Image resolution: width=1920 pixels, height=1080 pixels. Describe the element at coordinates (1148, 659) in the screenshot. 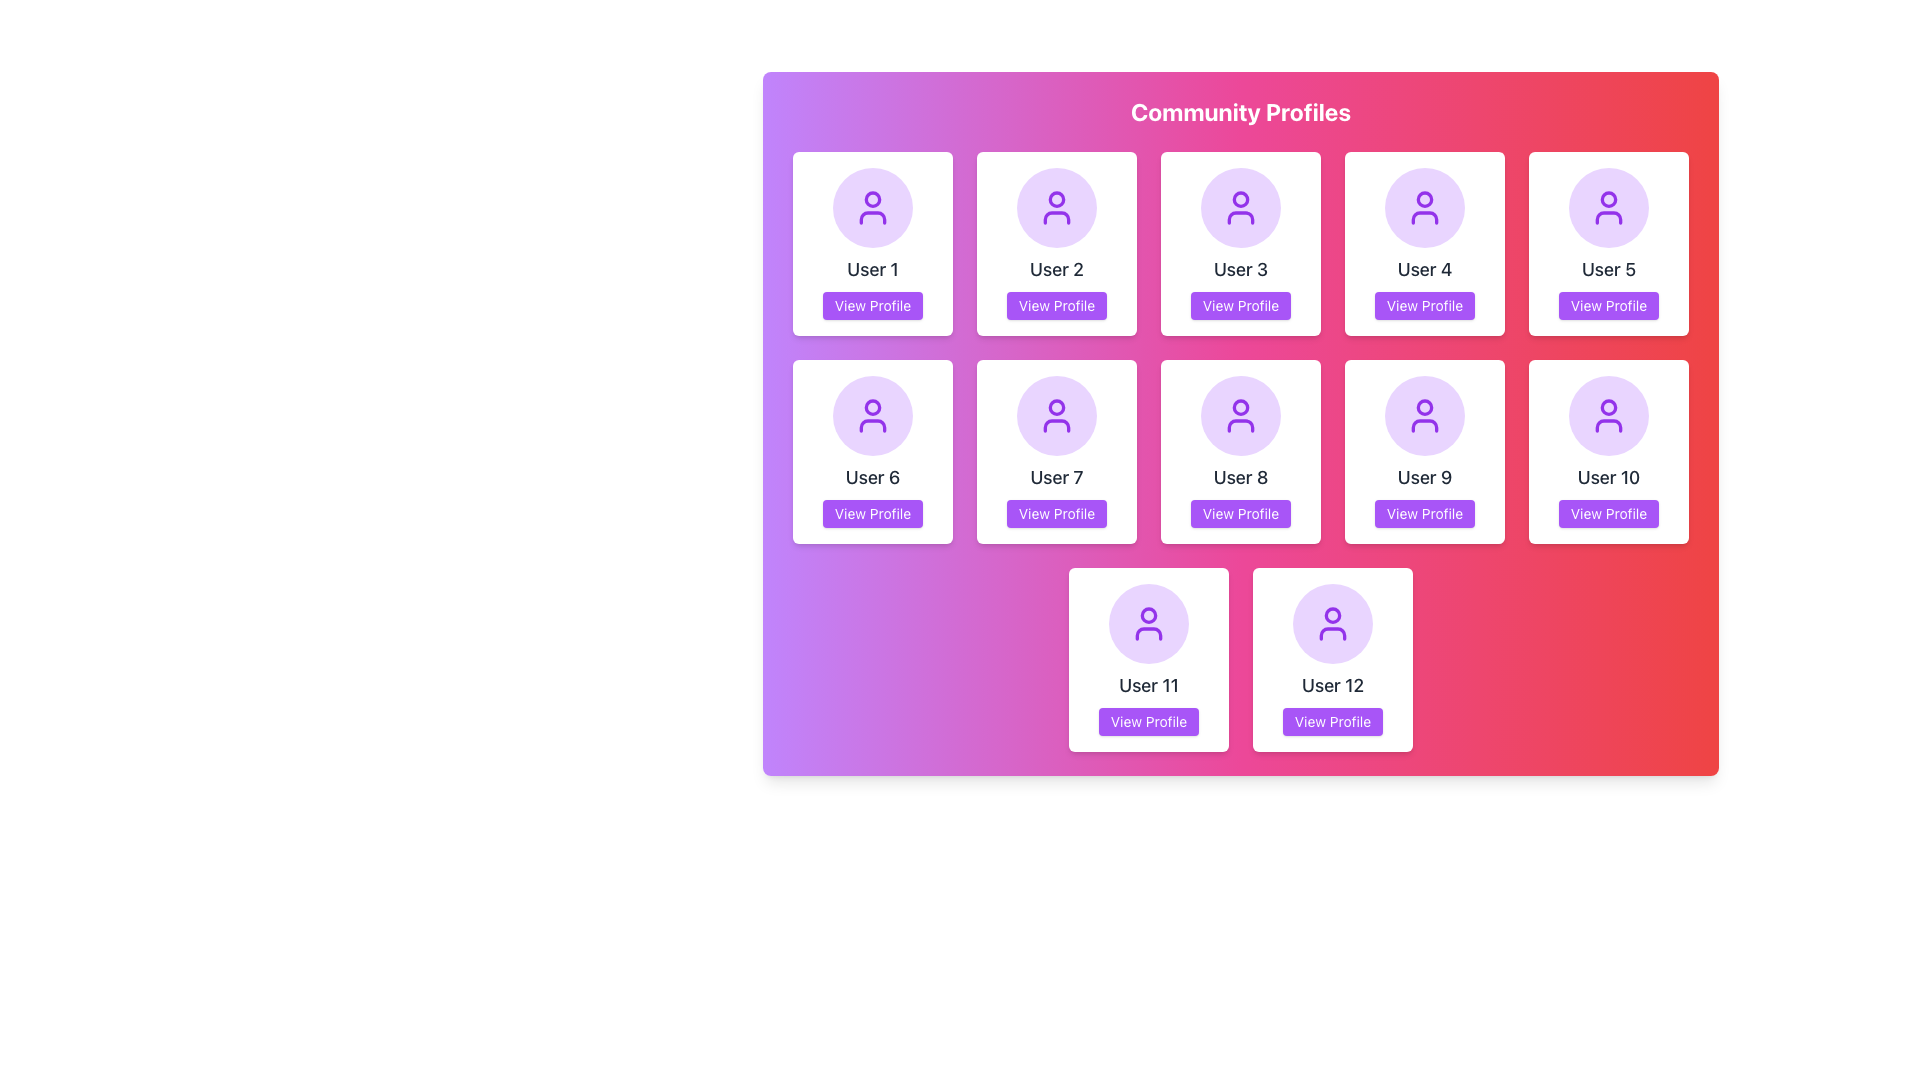

I see `the User Profile Card for 'User 11'` at that location.